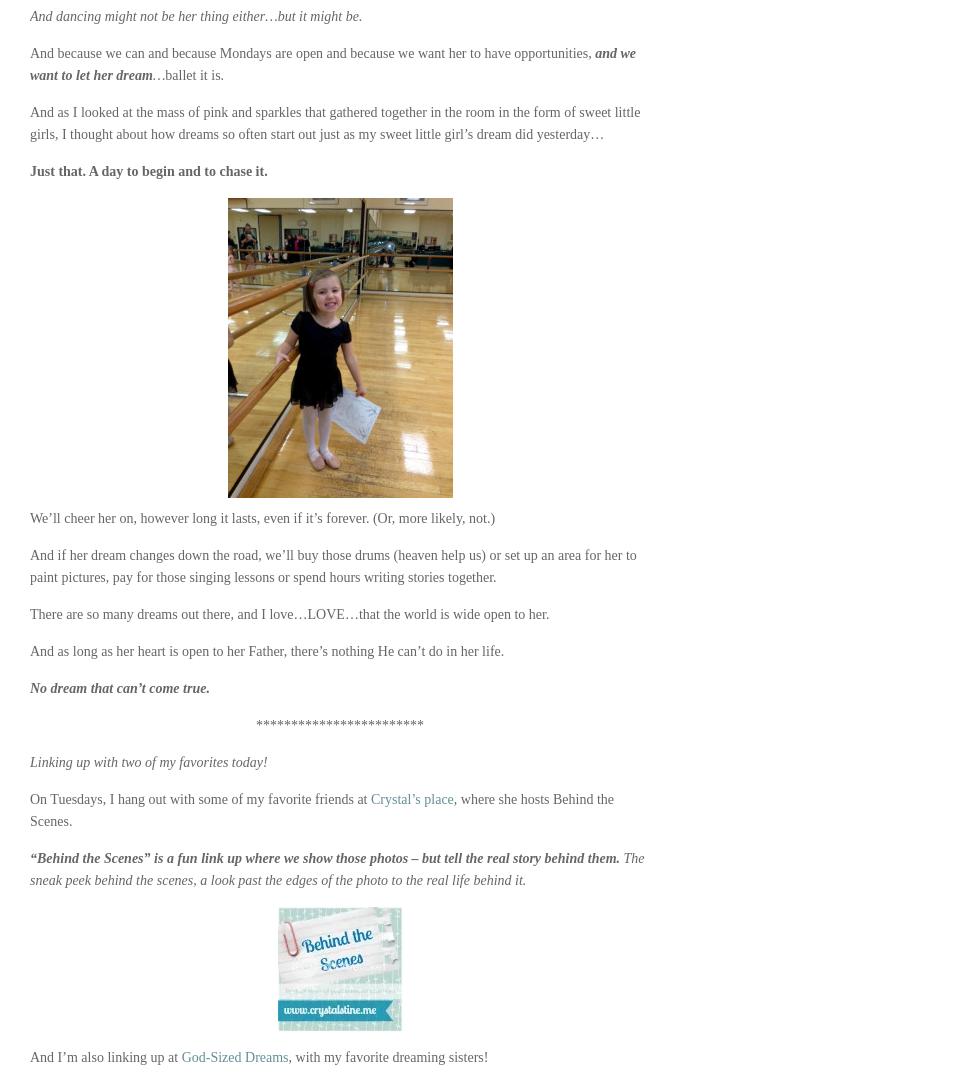  Describe the element at coordinates (200, 799) in the screenshot. I see `'On Tuesdays, I hang out with some of my favorite friends at'` at that location.